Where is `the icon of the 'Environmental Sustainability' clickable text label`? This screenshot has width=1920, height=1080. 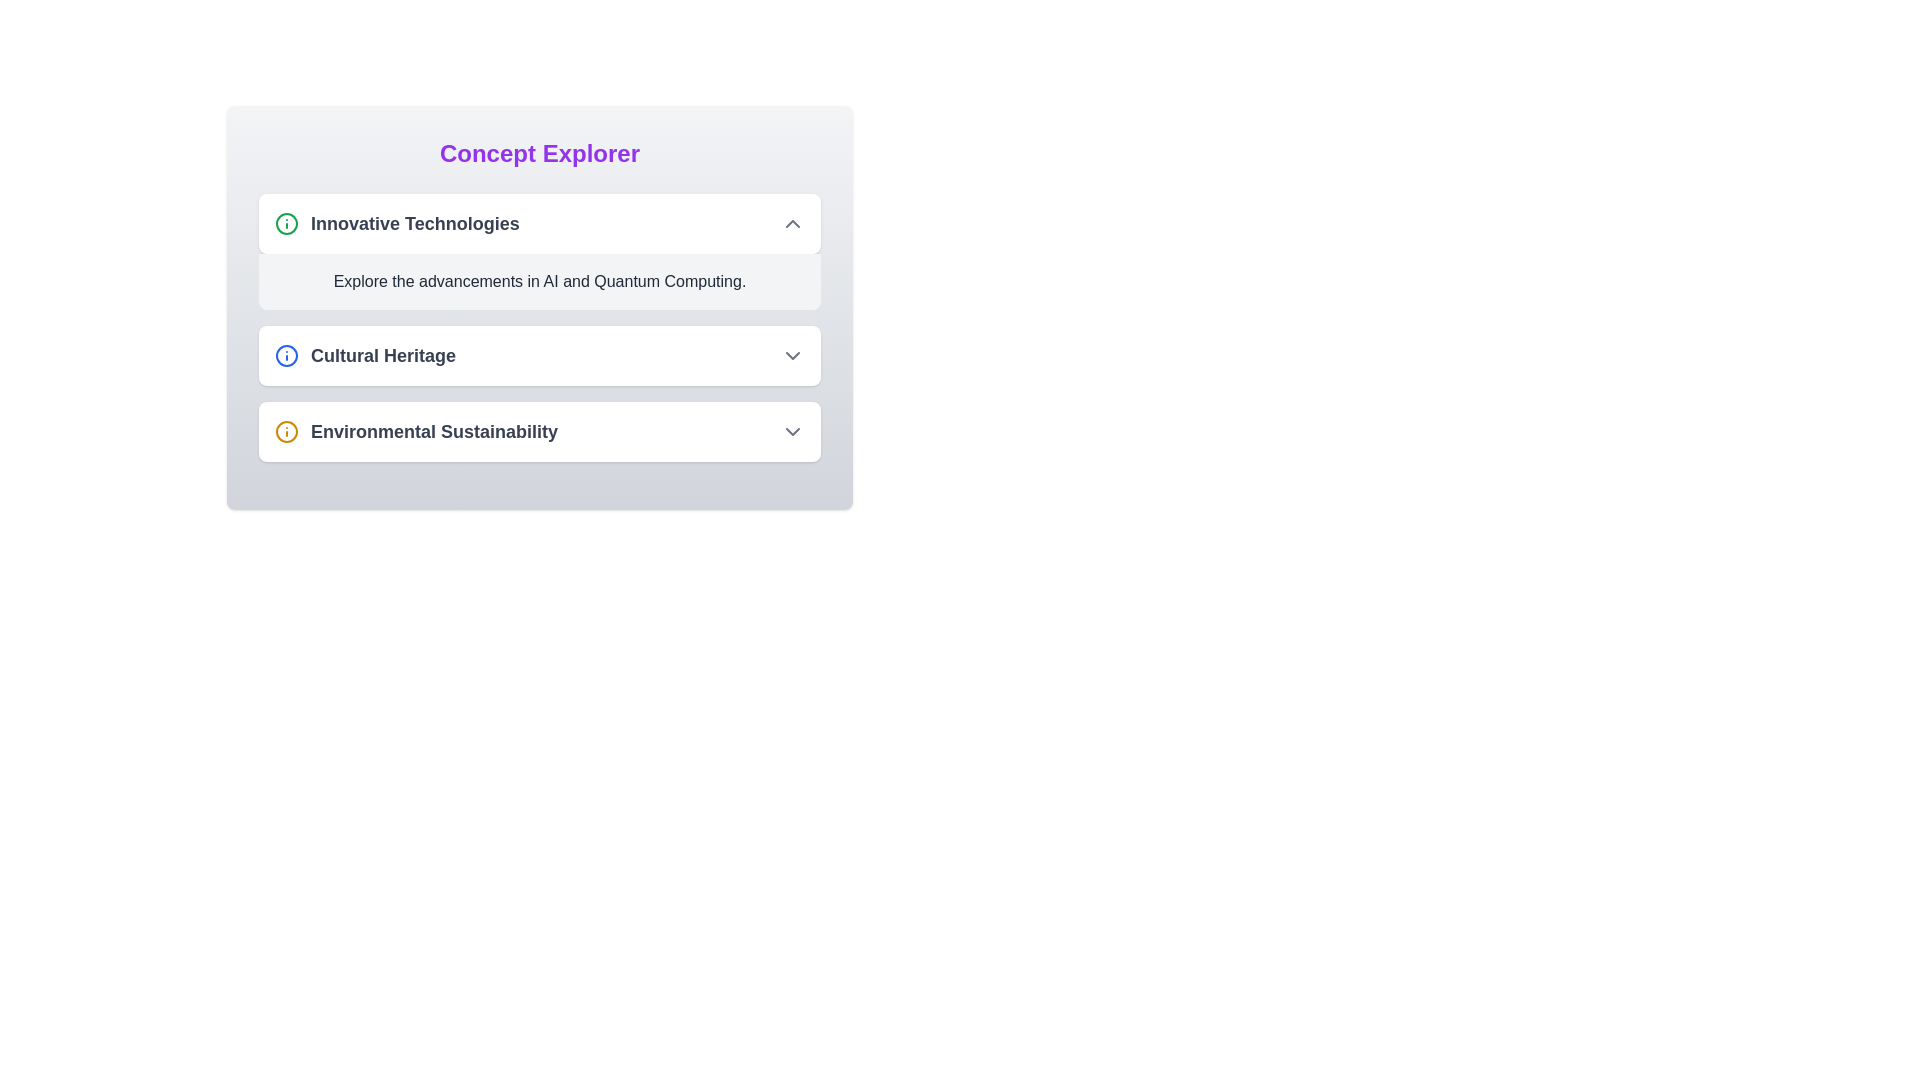
the icon of the 'Environmental Sustainability' clickable text label is located at coordinates (415, 431).